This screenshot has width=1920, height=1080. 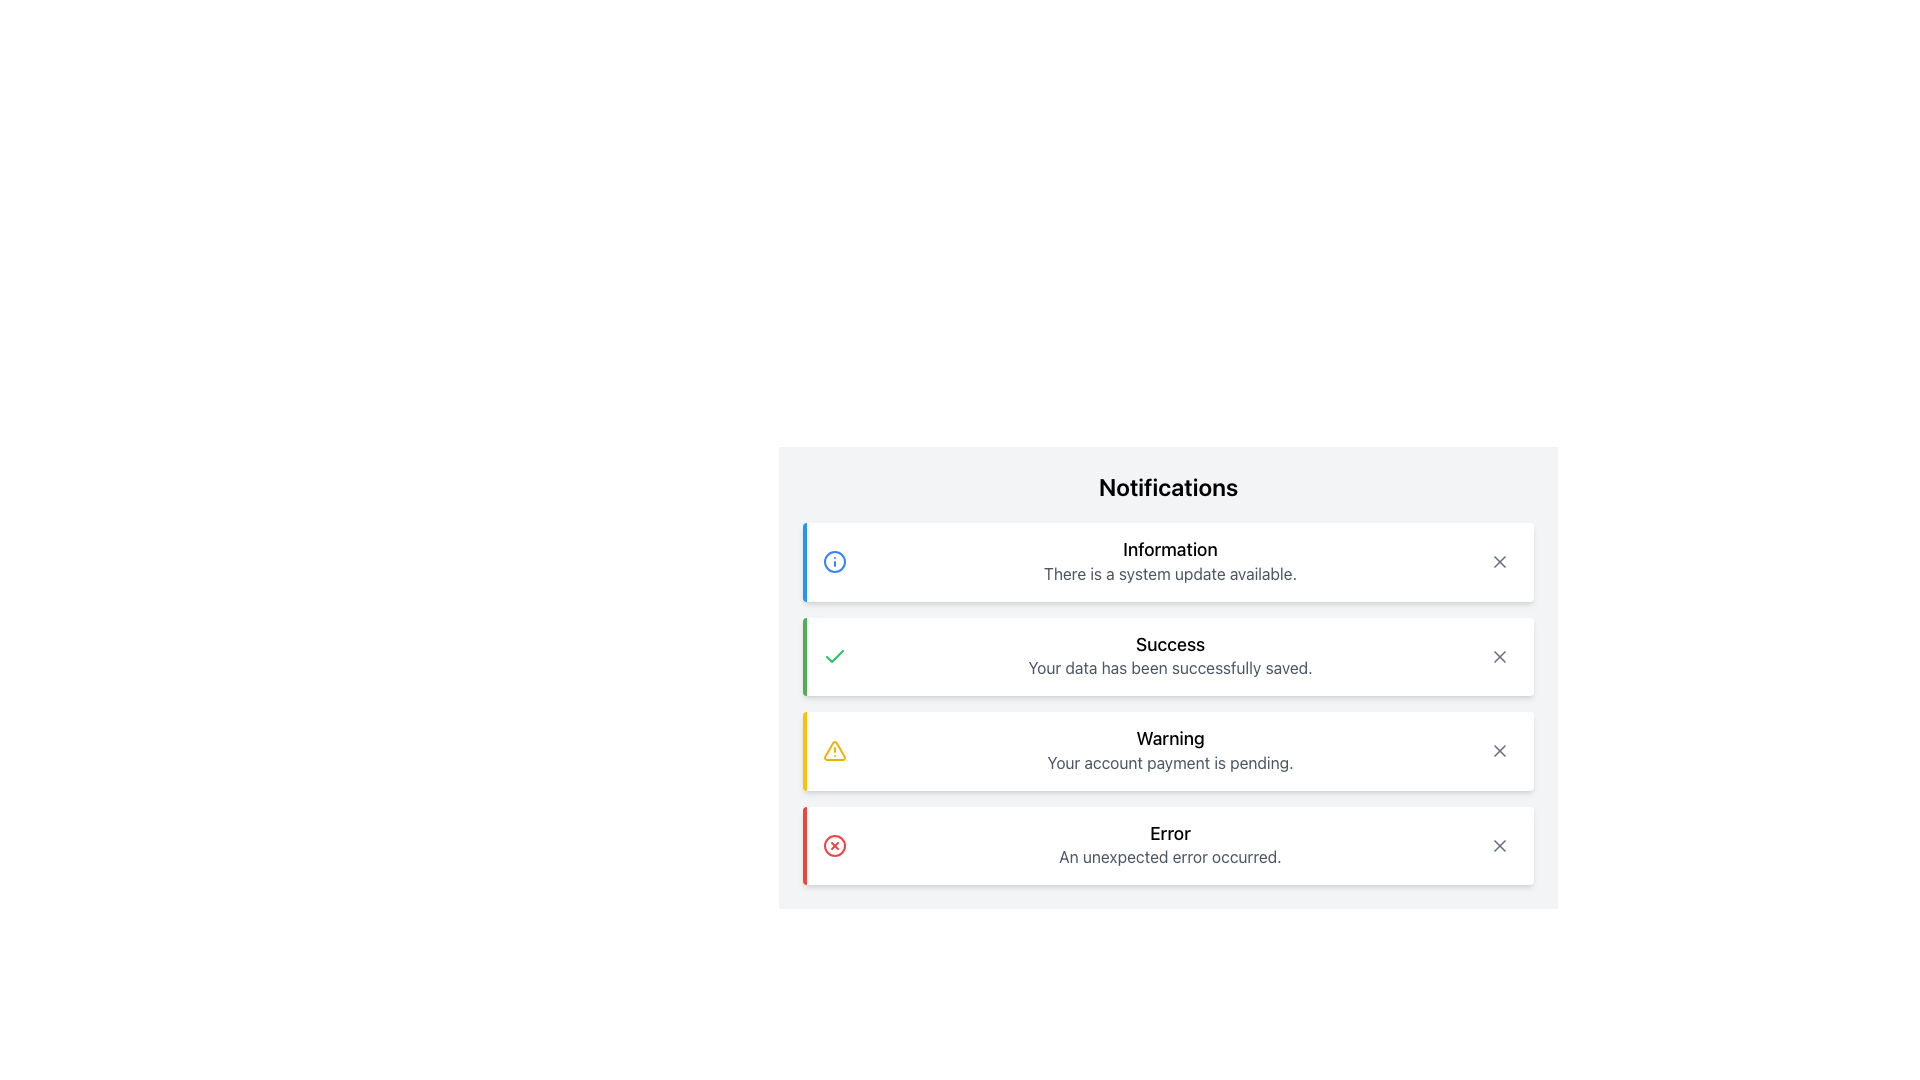 What do you see at coordinates (1170, 562) in the screenshot?
I see `the information text block notifying the user about a system update, which is located within the first notification item in the list, horizontally aligned to the left of a closing button` at bounding box center [1170, 562].